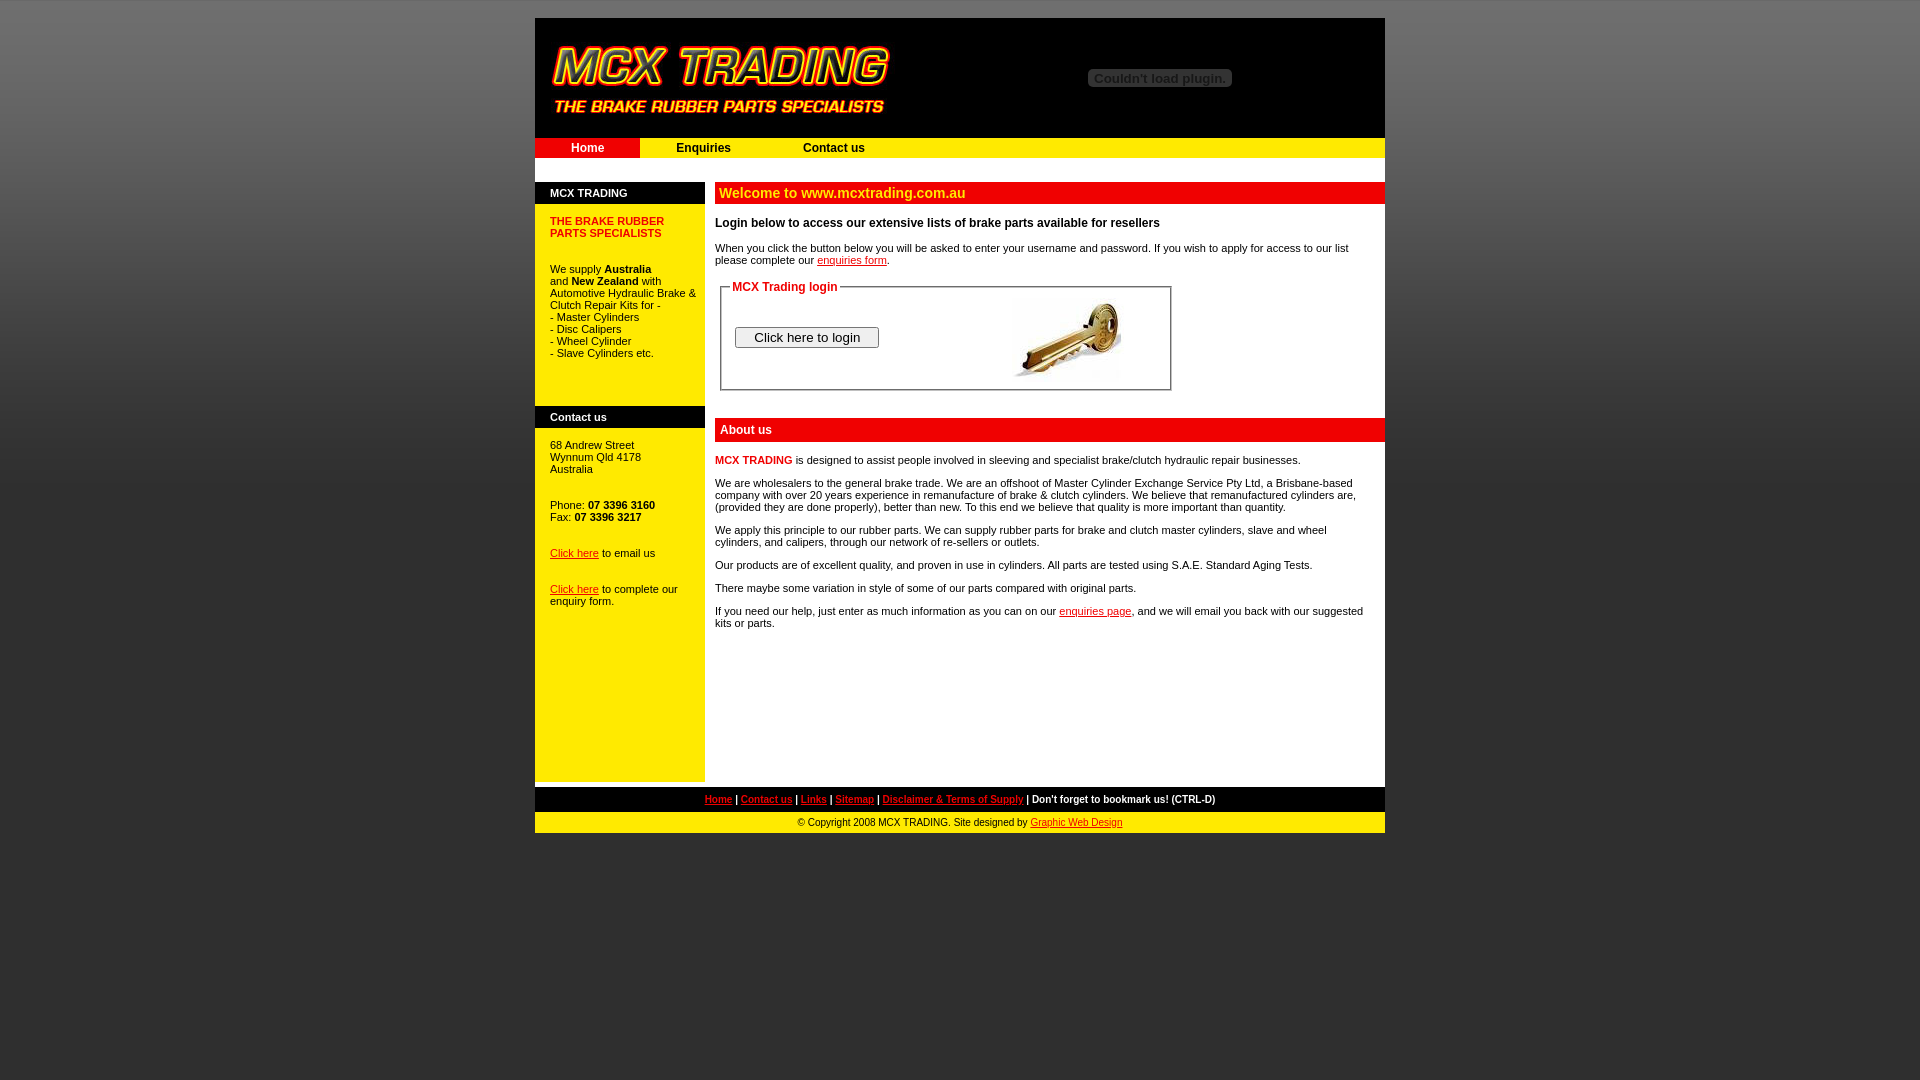  Describe the element at coordinates (733, 336) in the screenshot. I see `'   Click here to login   '` at that location.